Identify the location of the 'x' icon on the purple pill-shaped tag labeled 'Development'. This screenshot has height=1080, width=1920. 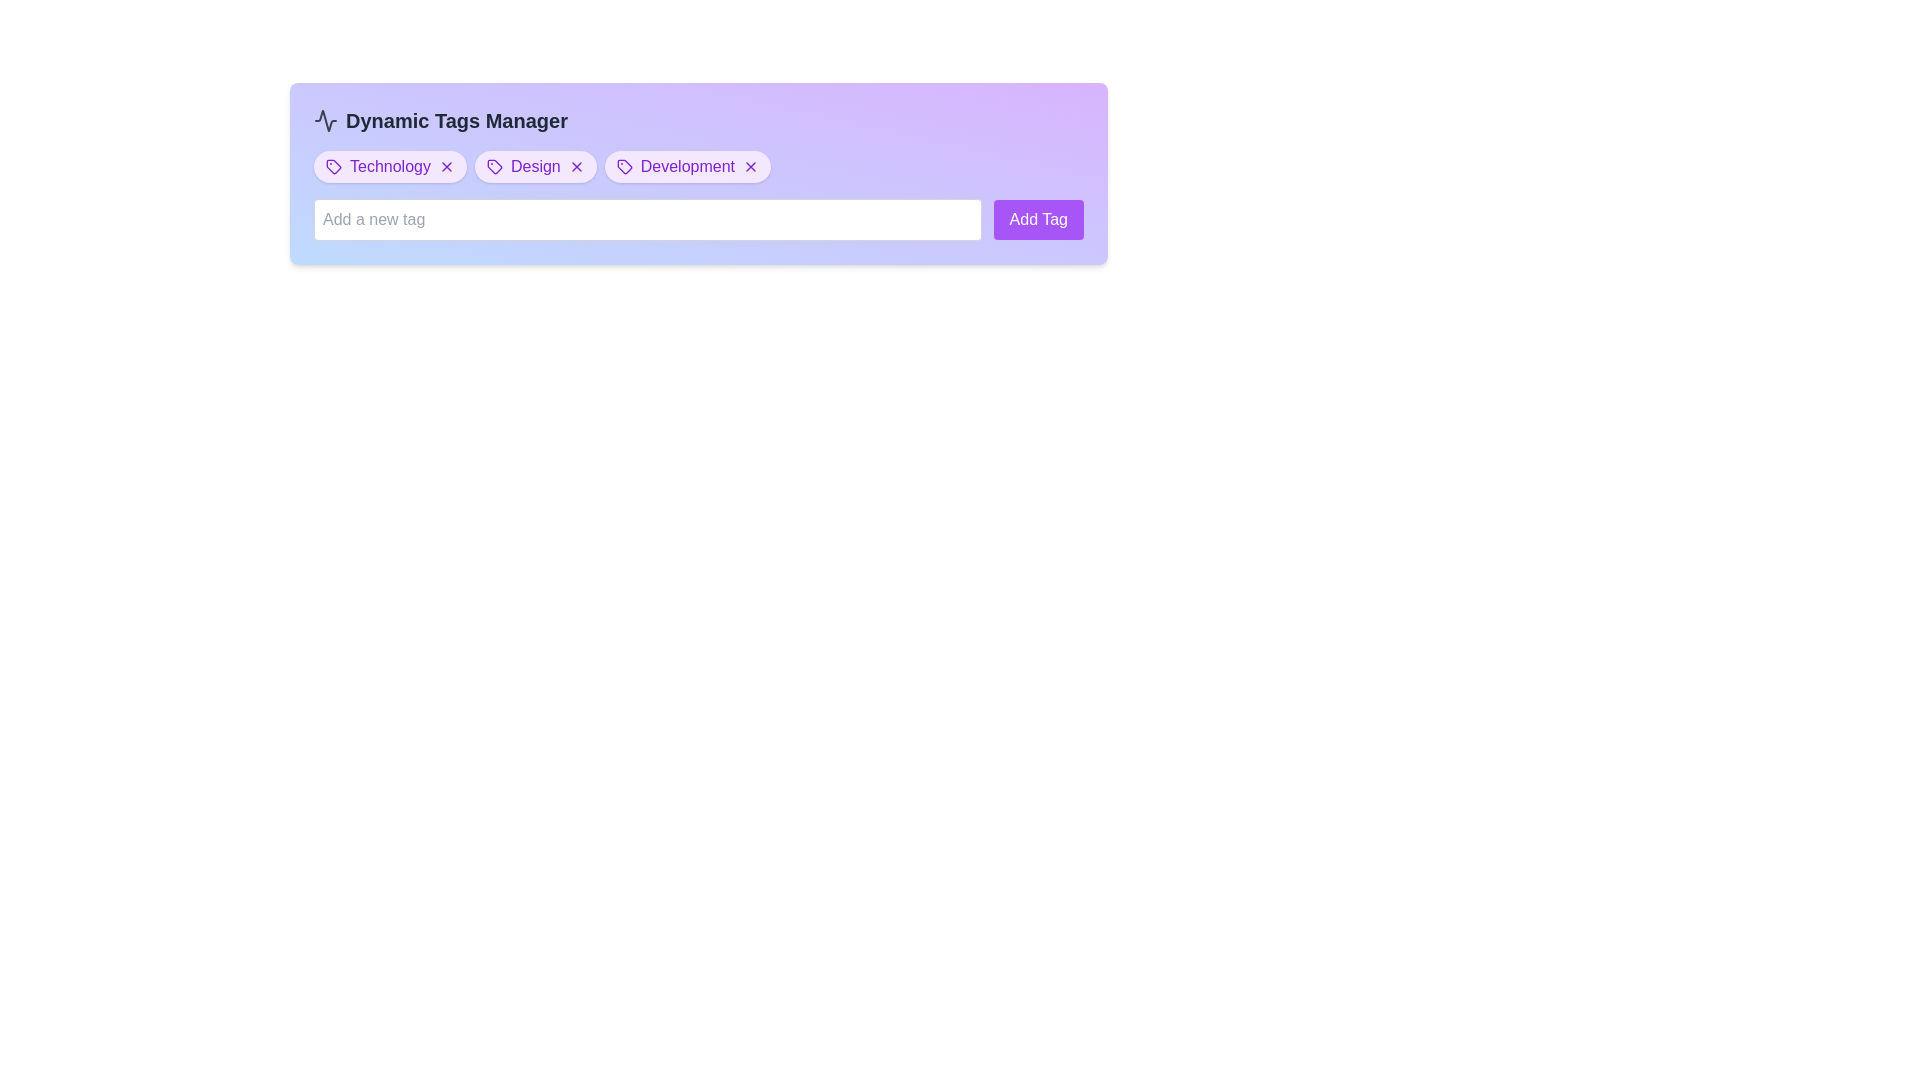
(687, 165).